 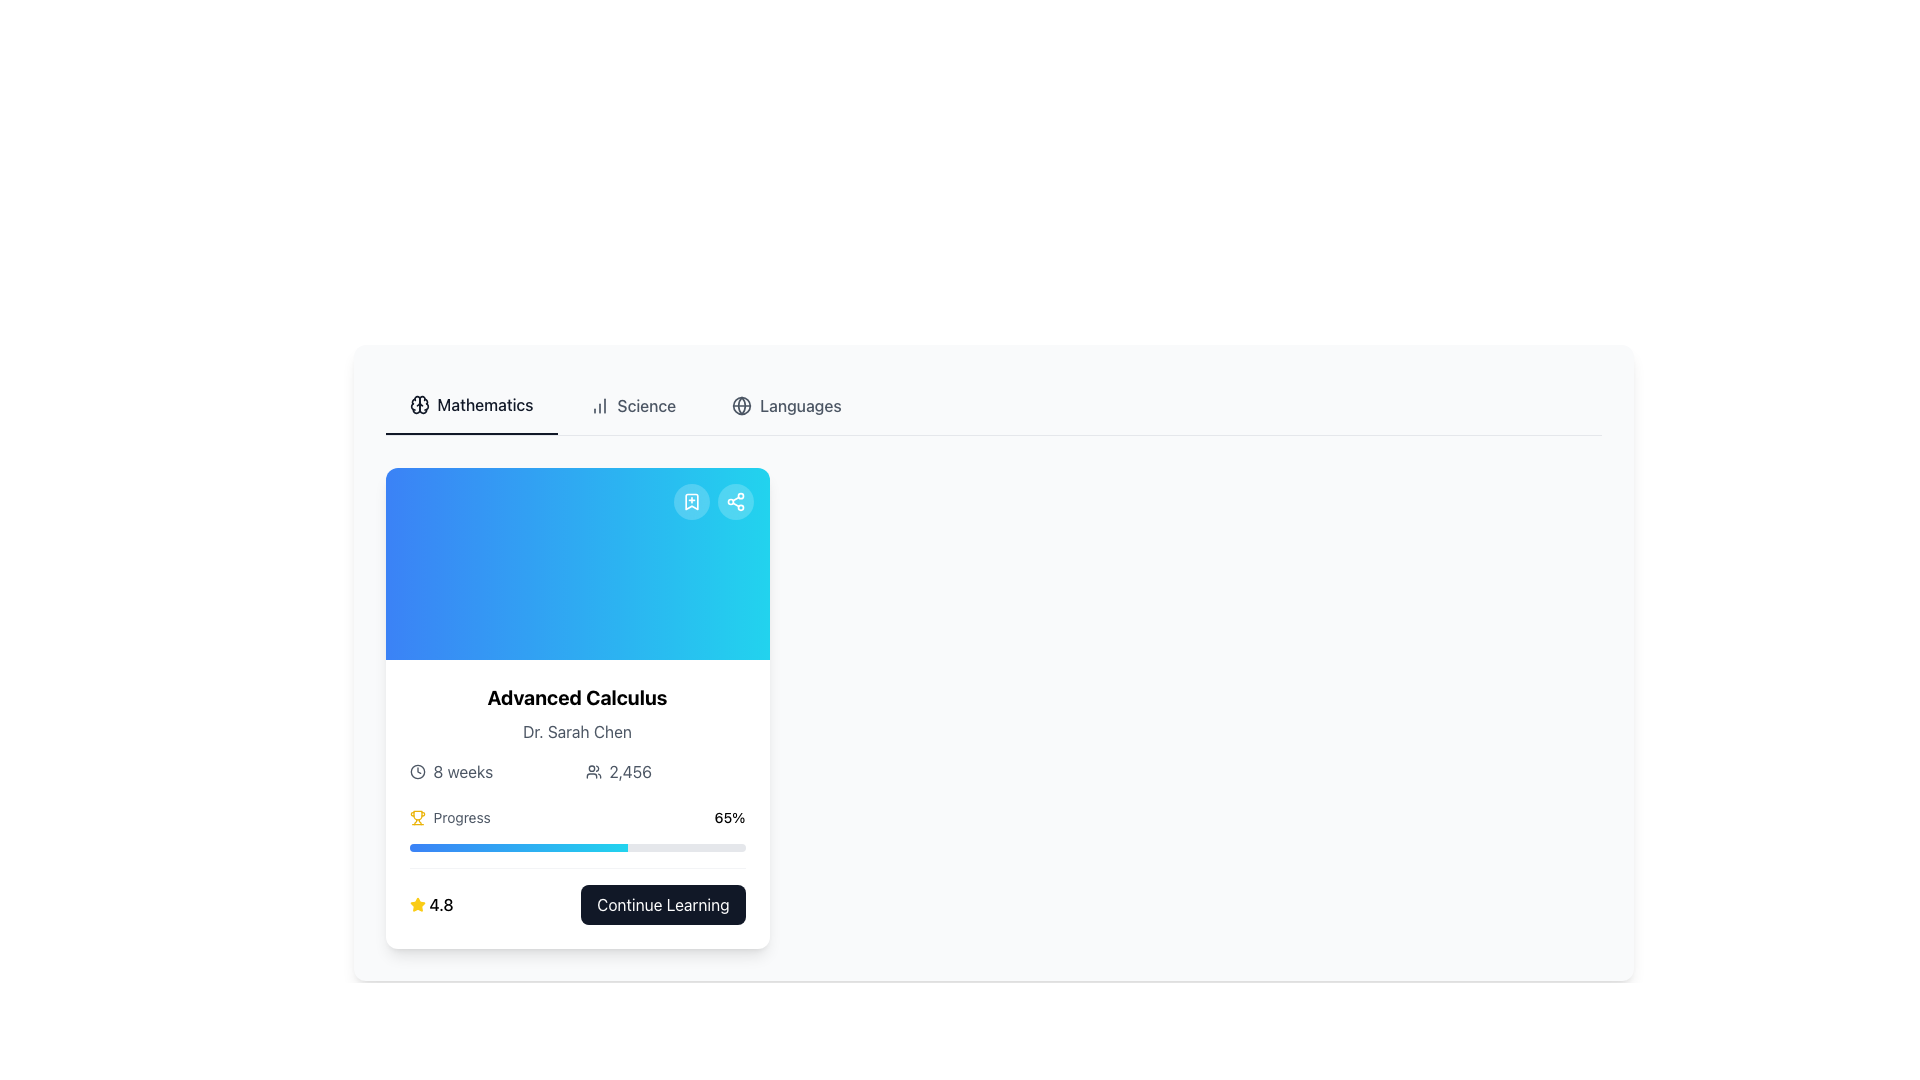 I want to click on the Icon (SVG graphic) that signifies the user count, located immediately to the left of the text '2,456,' in the statistics display beneath the card header, so click(x=592, y=770).